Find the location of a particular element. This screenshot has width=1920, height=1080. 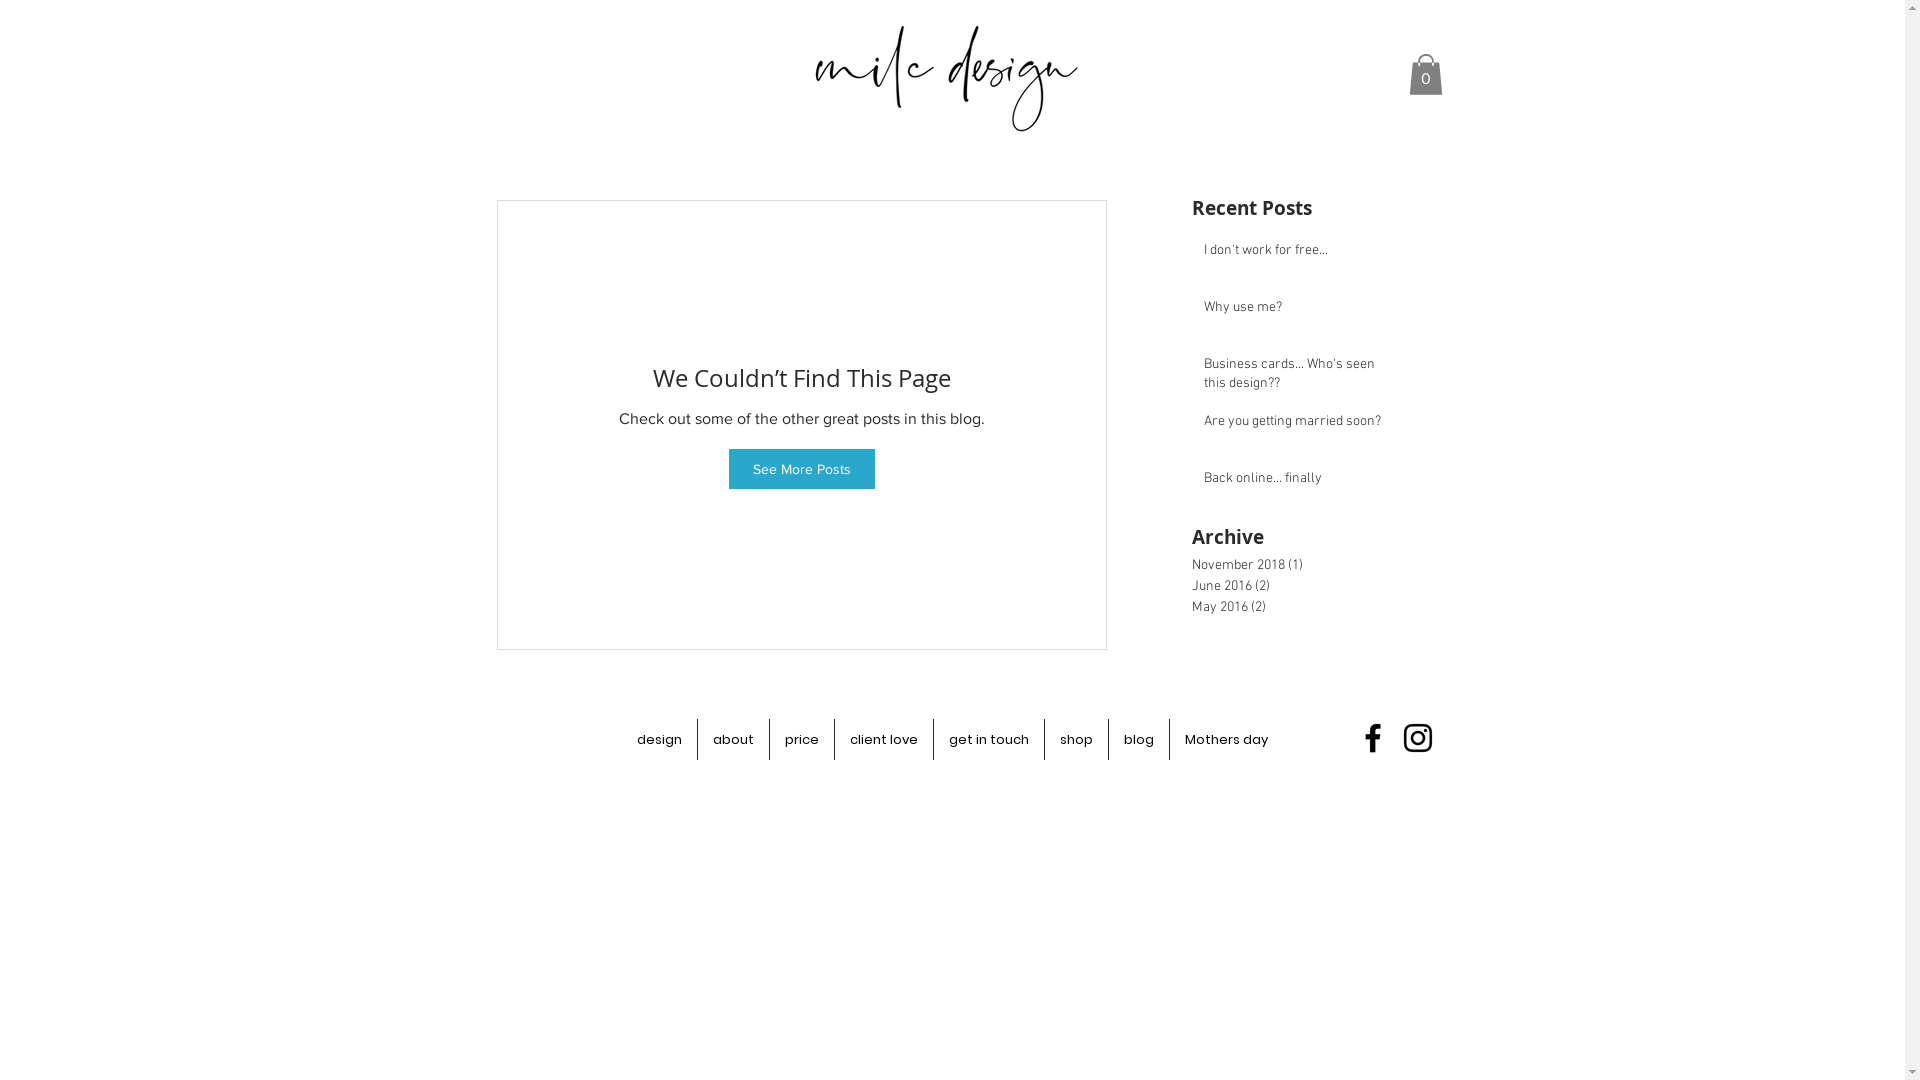

'June 2016 (2)' is located at coordinates (1296, 585).